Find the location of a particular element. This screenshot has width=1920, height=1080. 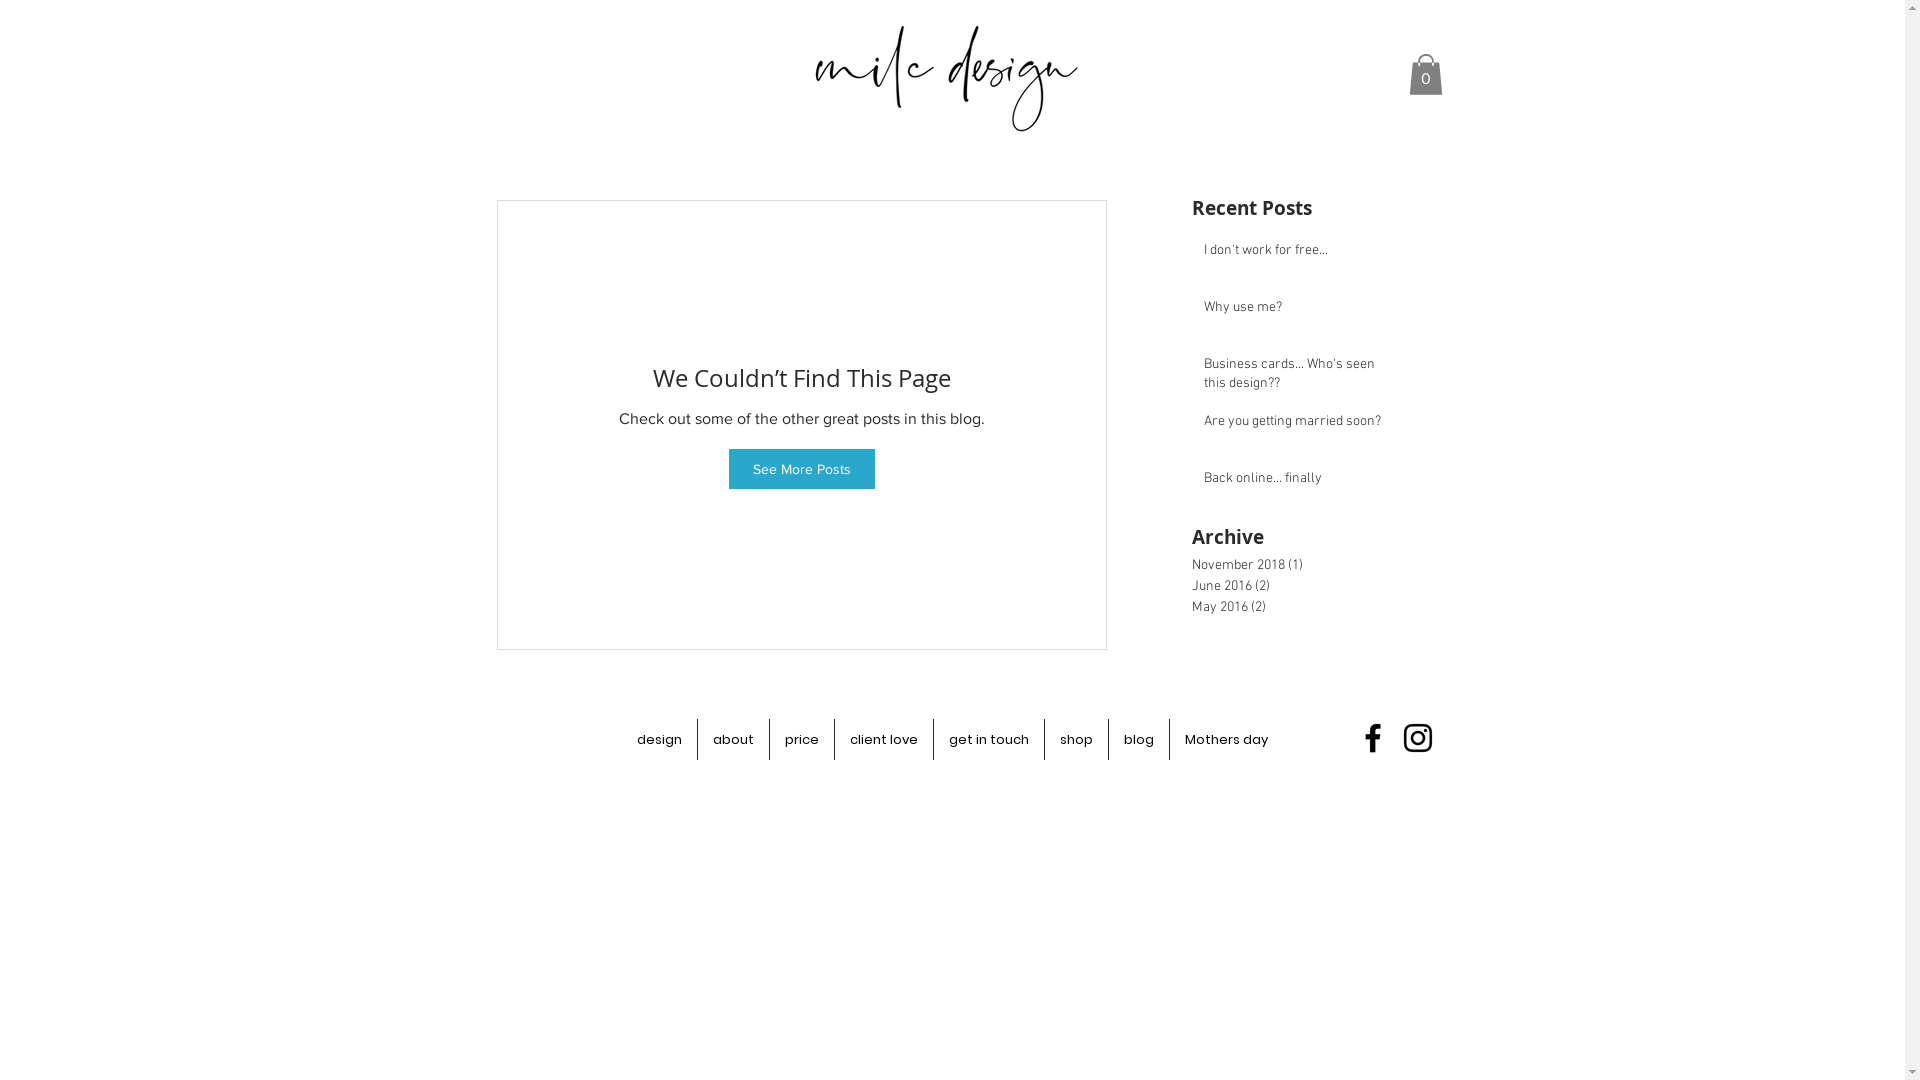

'June 2016 (2)' is located at coordinates (1296, 585).